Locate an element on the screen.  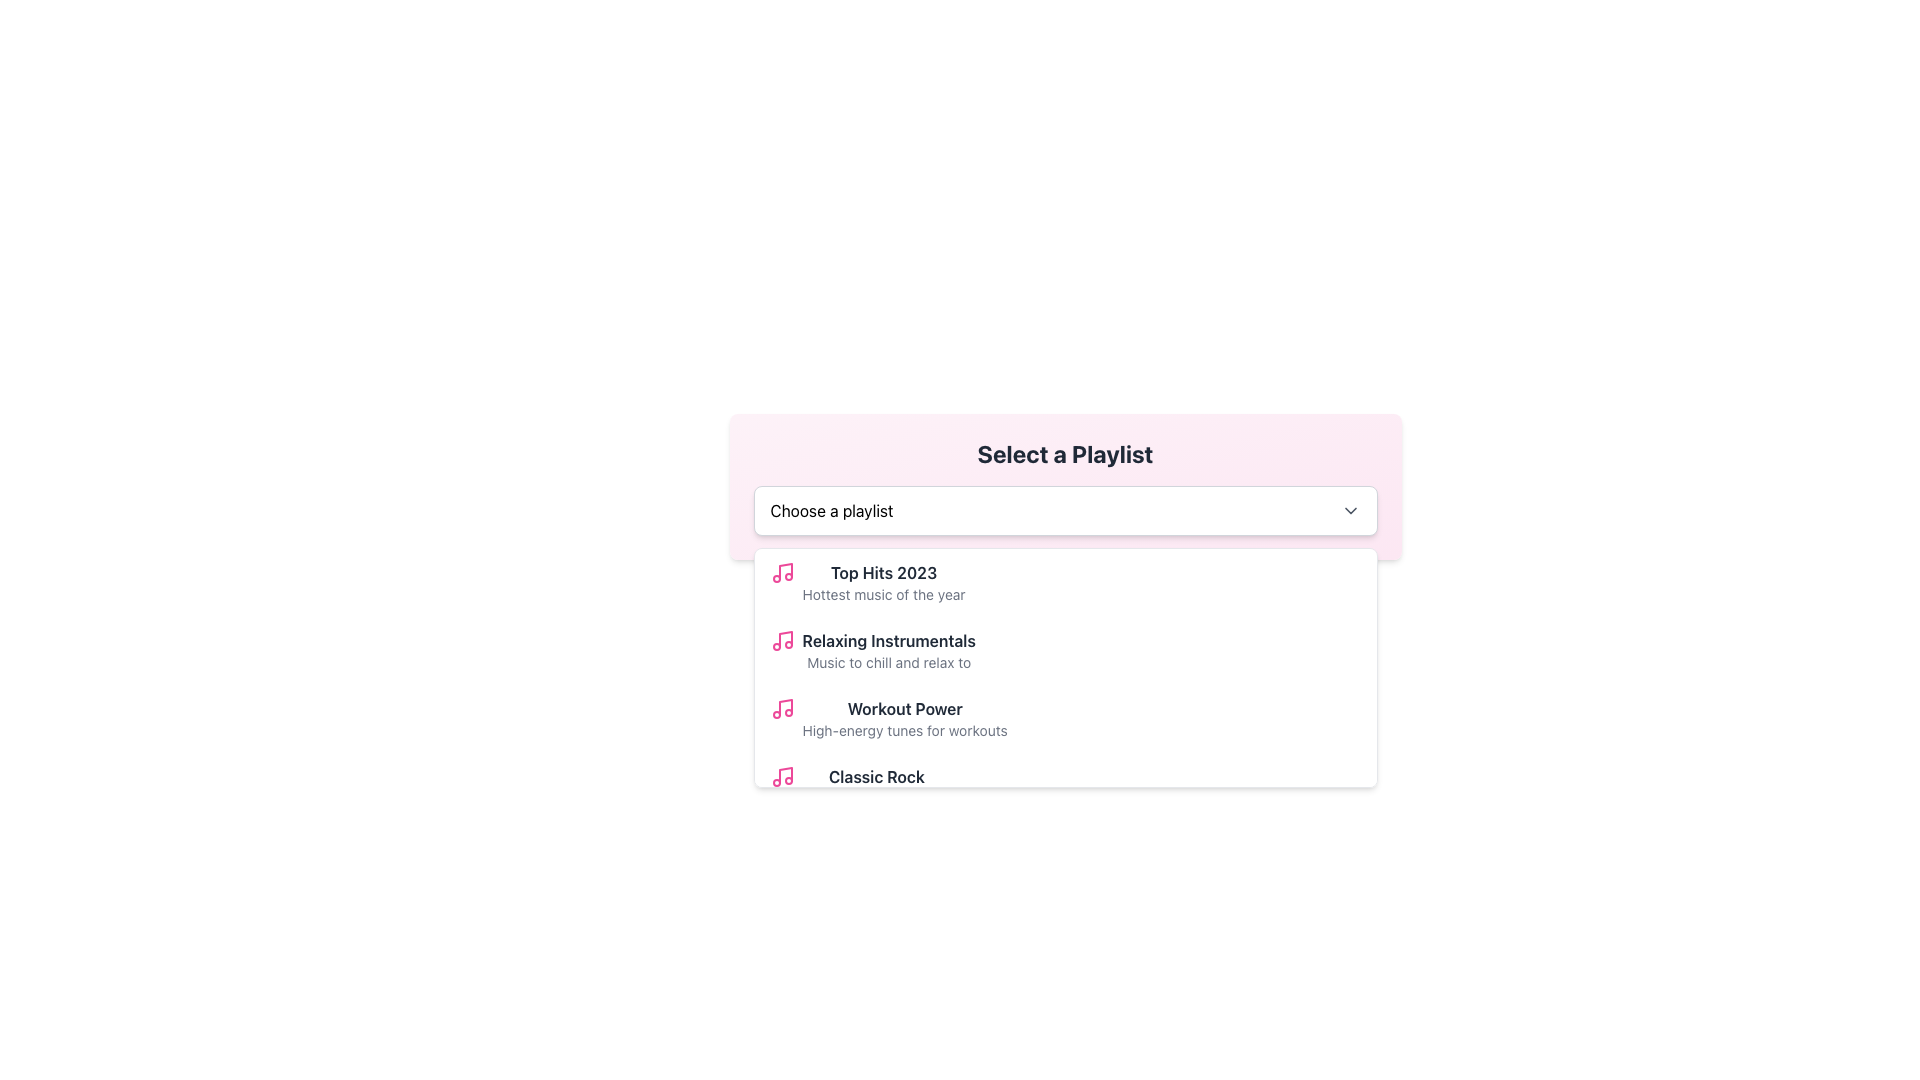
the SVG icon representing the 'Workout Power' playlist, which serves as a visual cue for the playlist is located at coordinates (781, 708).